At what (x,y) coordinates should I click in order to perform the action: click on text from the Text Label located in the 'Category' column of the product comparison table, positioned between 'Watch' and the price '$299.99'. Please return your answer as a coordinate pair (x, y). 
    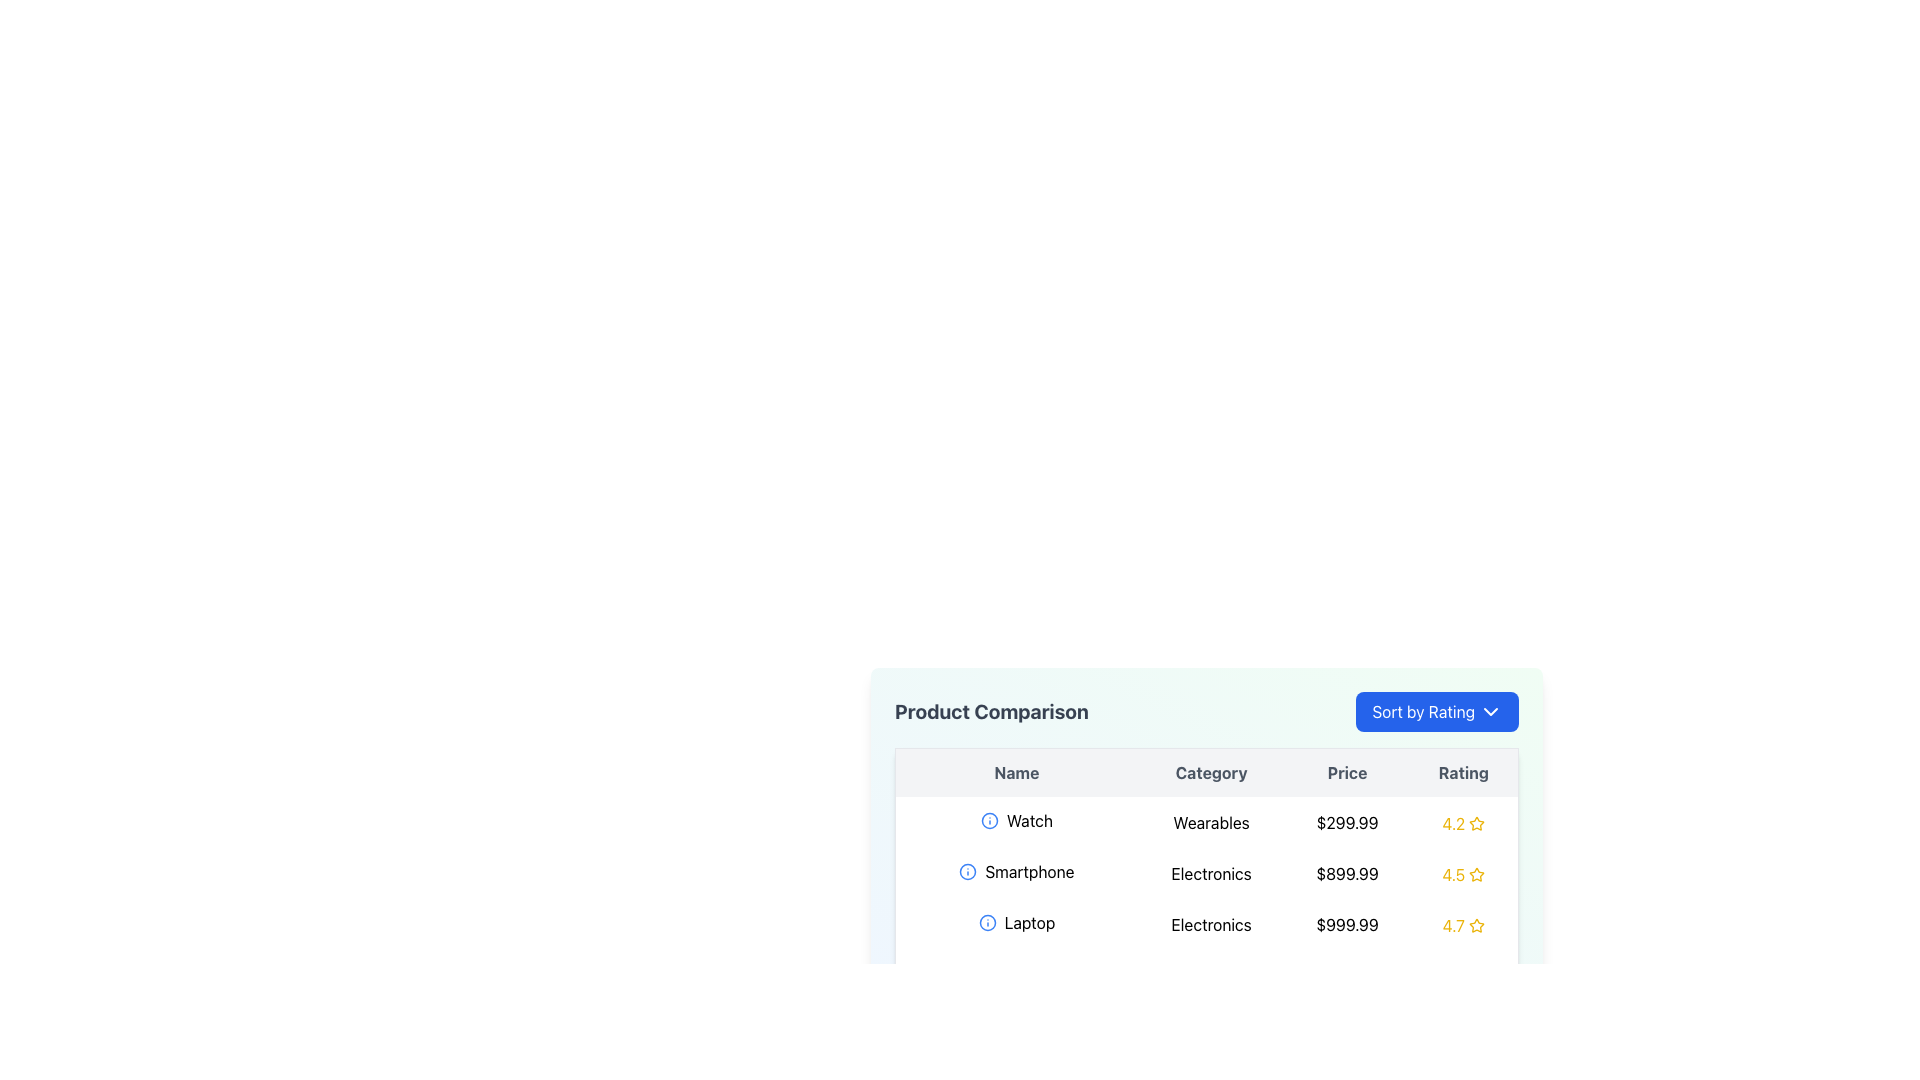
    Looking at the image, I should click on (1210, 822).